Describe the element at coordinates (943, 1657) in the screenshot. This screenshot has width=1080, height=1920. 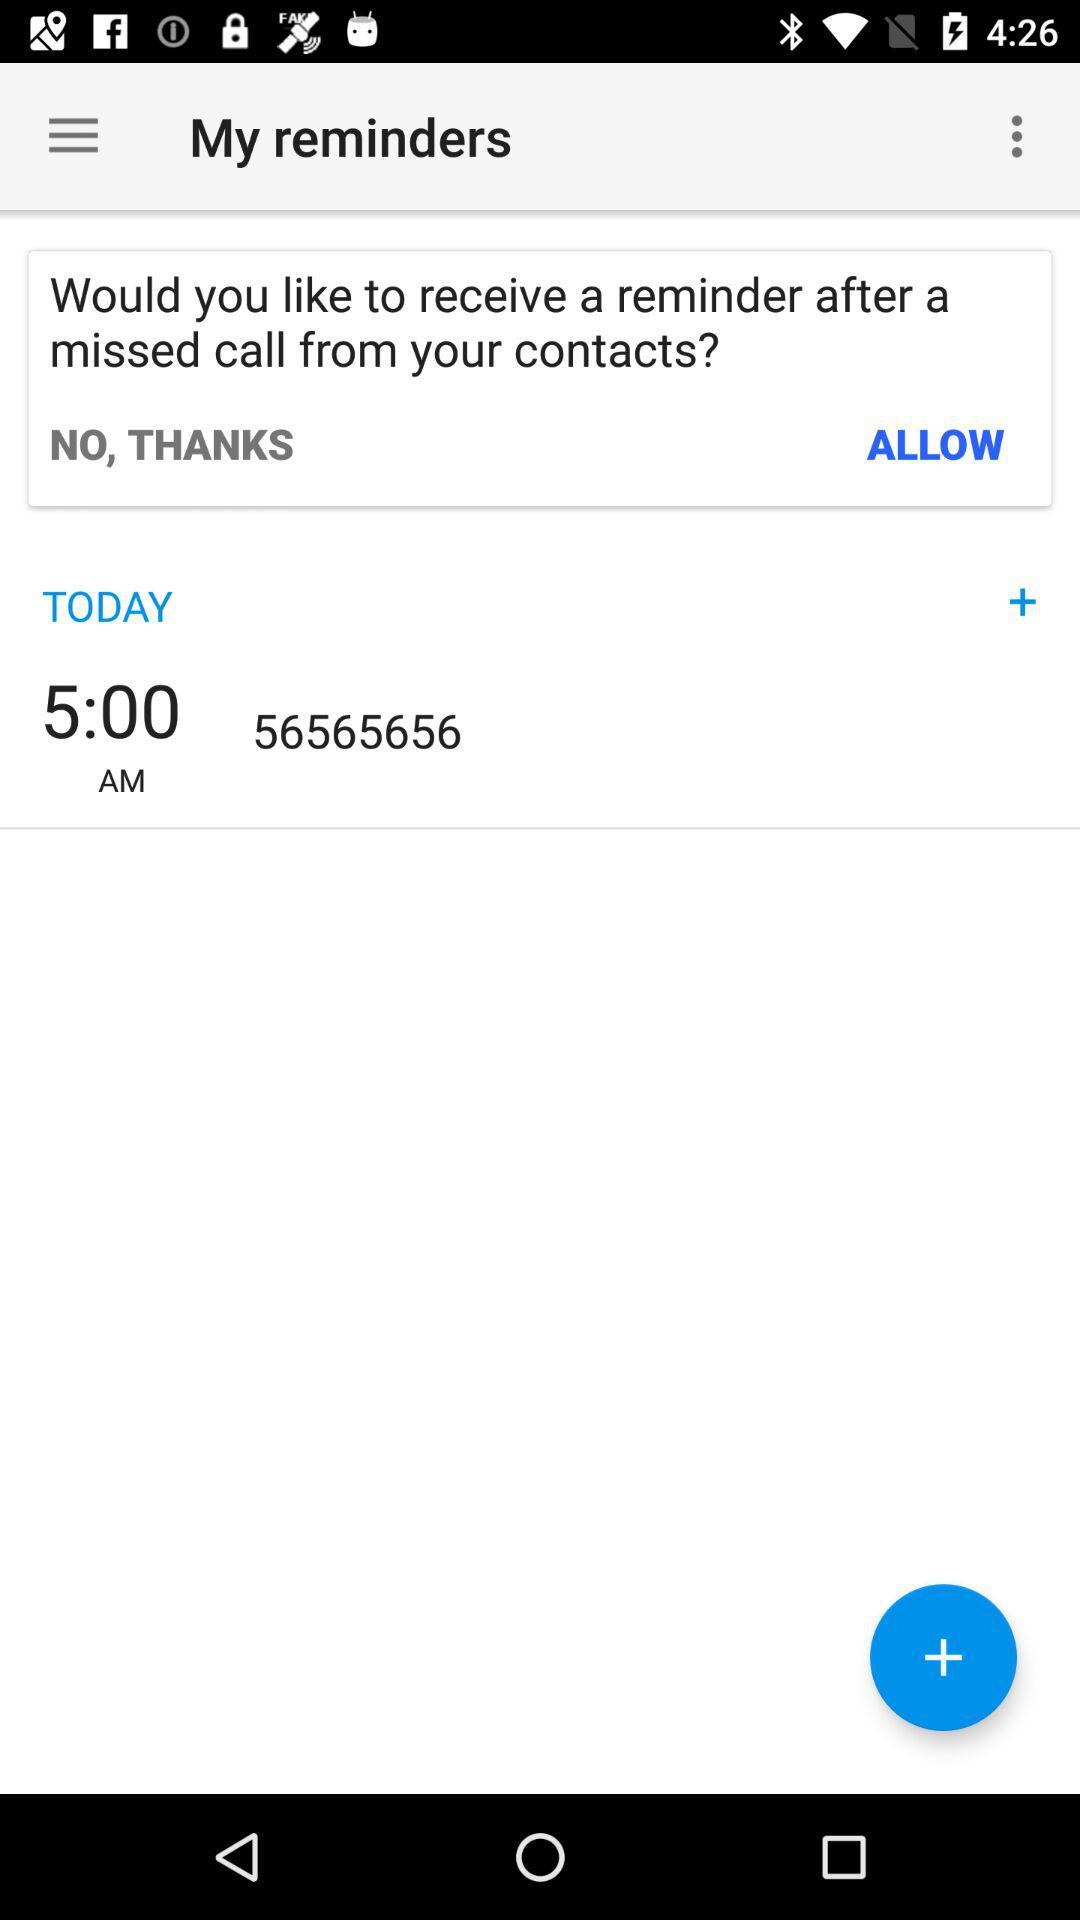
I see `a reminder` at that location.